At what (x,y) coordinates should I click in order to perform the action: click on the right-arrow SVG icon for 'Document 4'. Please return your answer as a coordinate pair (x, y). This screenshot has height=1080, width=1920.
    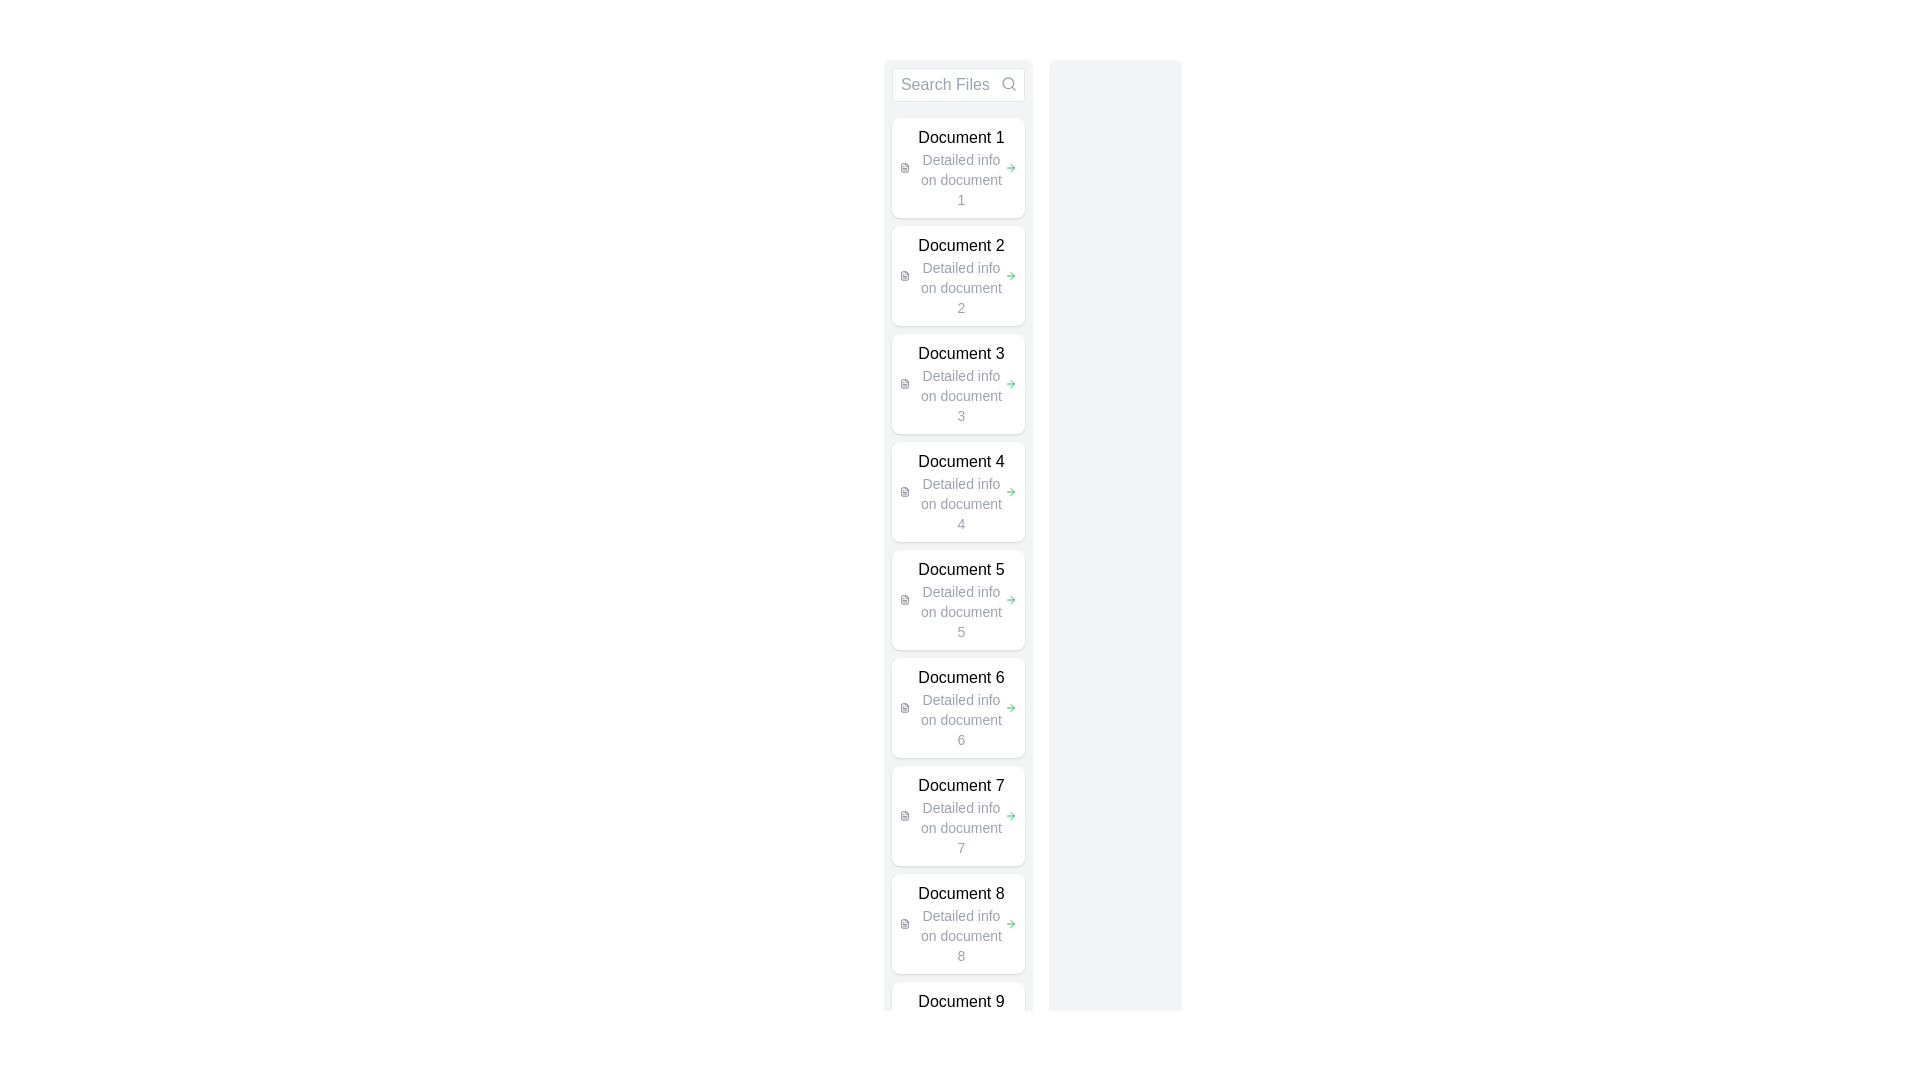
    Looking at the image, I should click on (1011, 492).